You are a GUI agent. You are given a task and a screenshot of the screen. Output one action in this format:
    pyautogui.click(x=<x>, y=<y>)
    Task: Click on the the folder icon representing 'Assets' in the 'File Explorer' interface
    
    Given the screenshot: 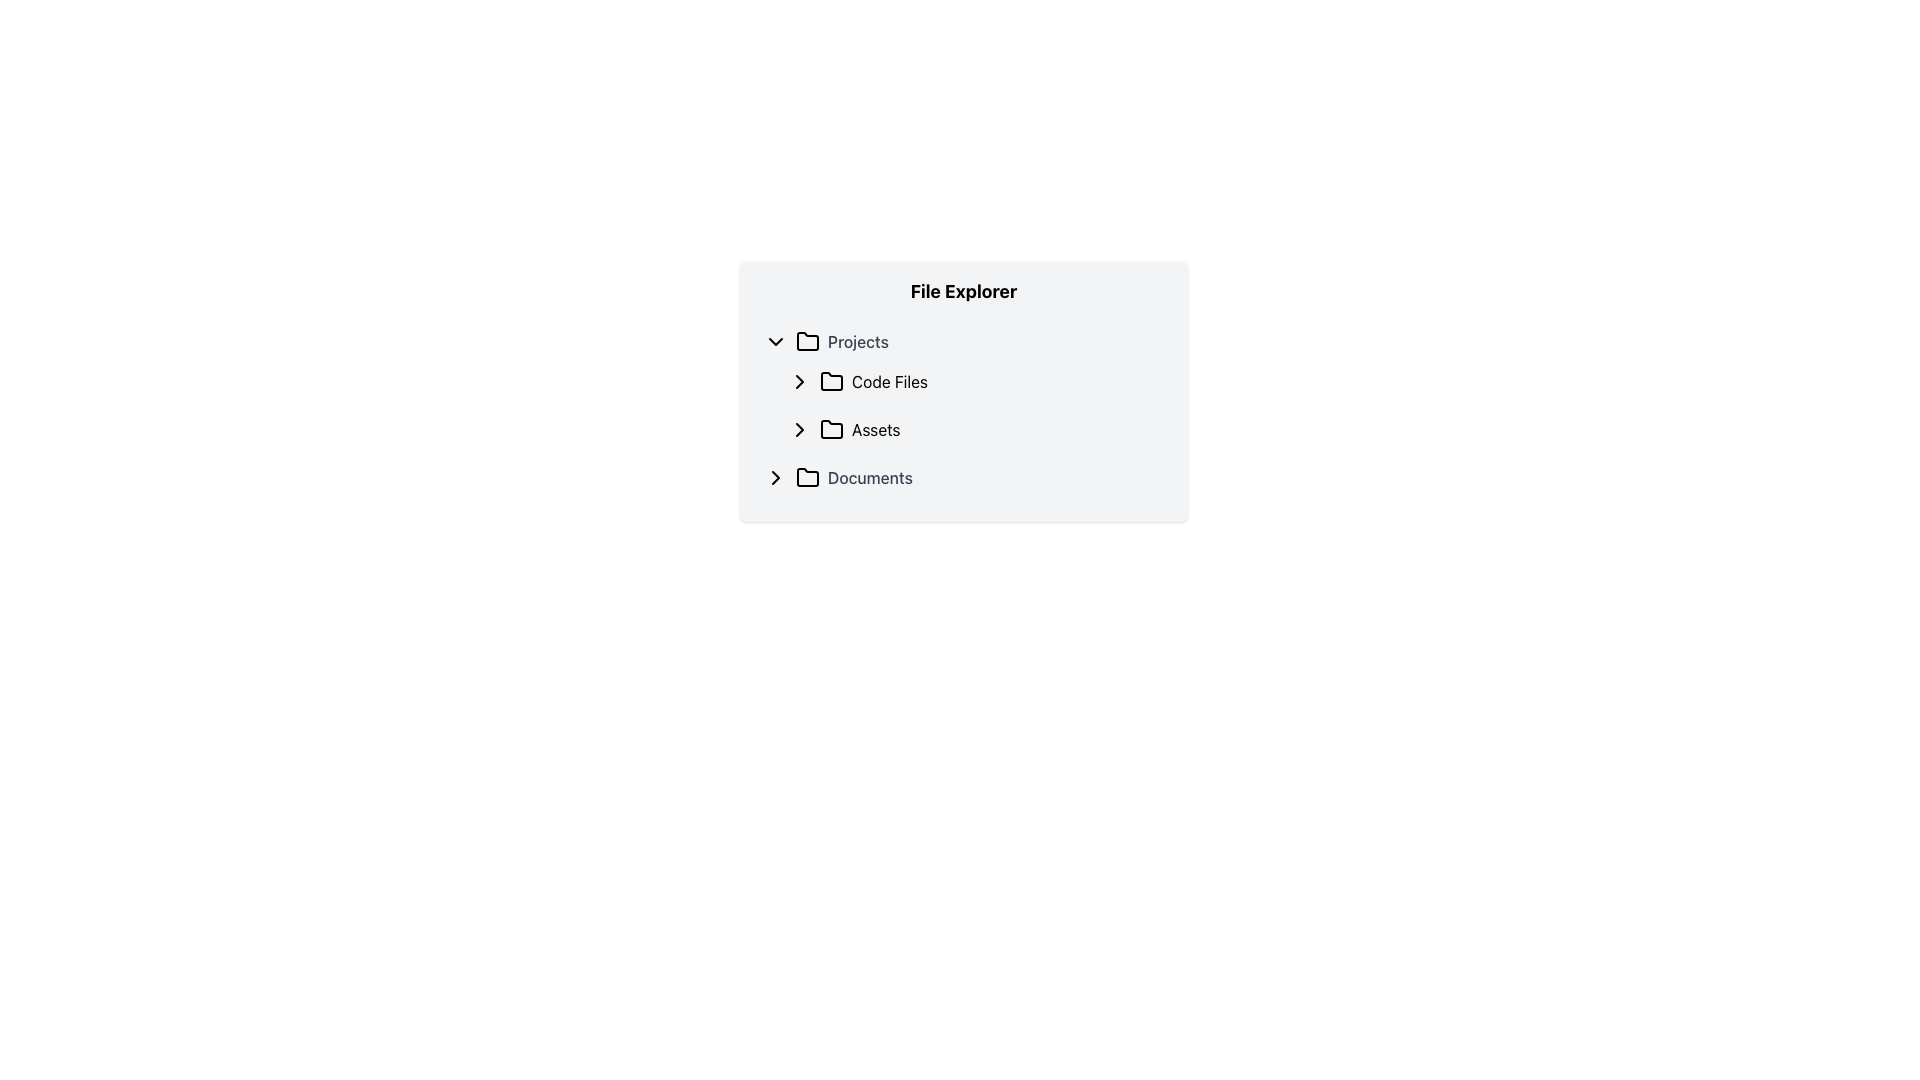 What is the action you would take?
    pyautogui.click(x=831, y=428)
    